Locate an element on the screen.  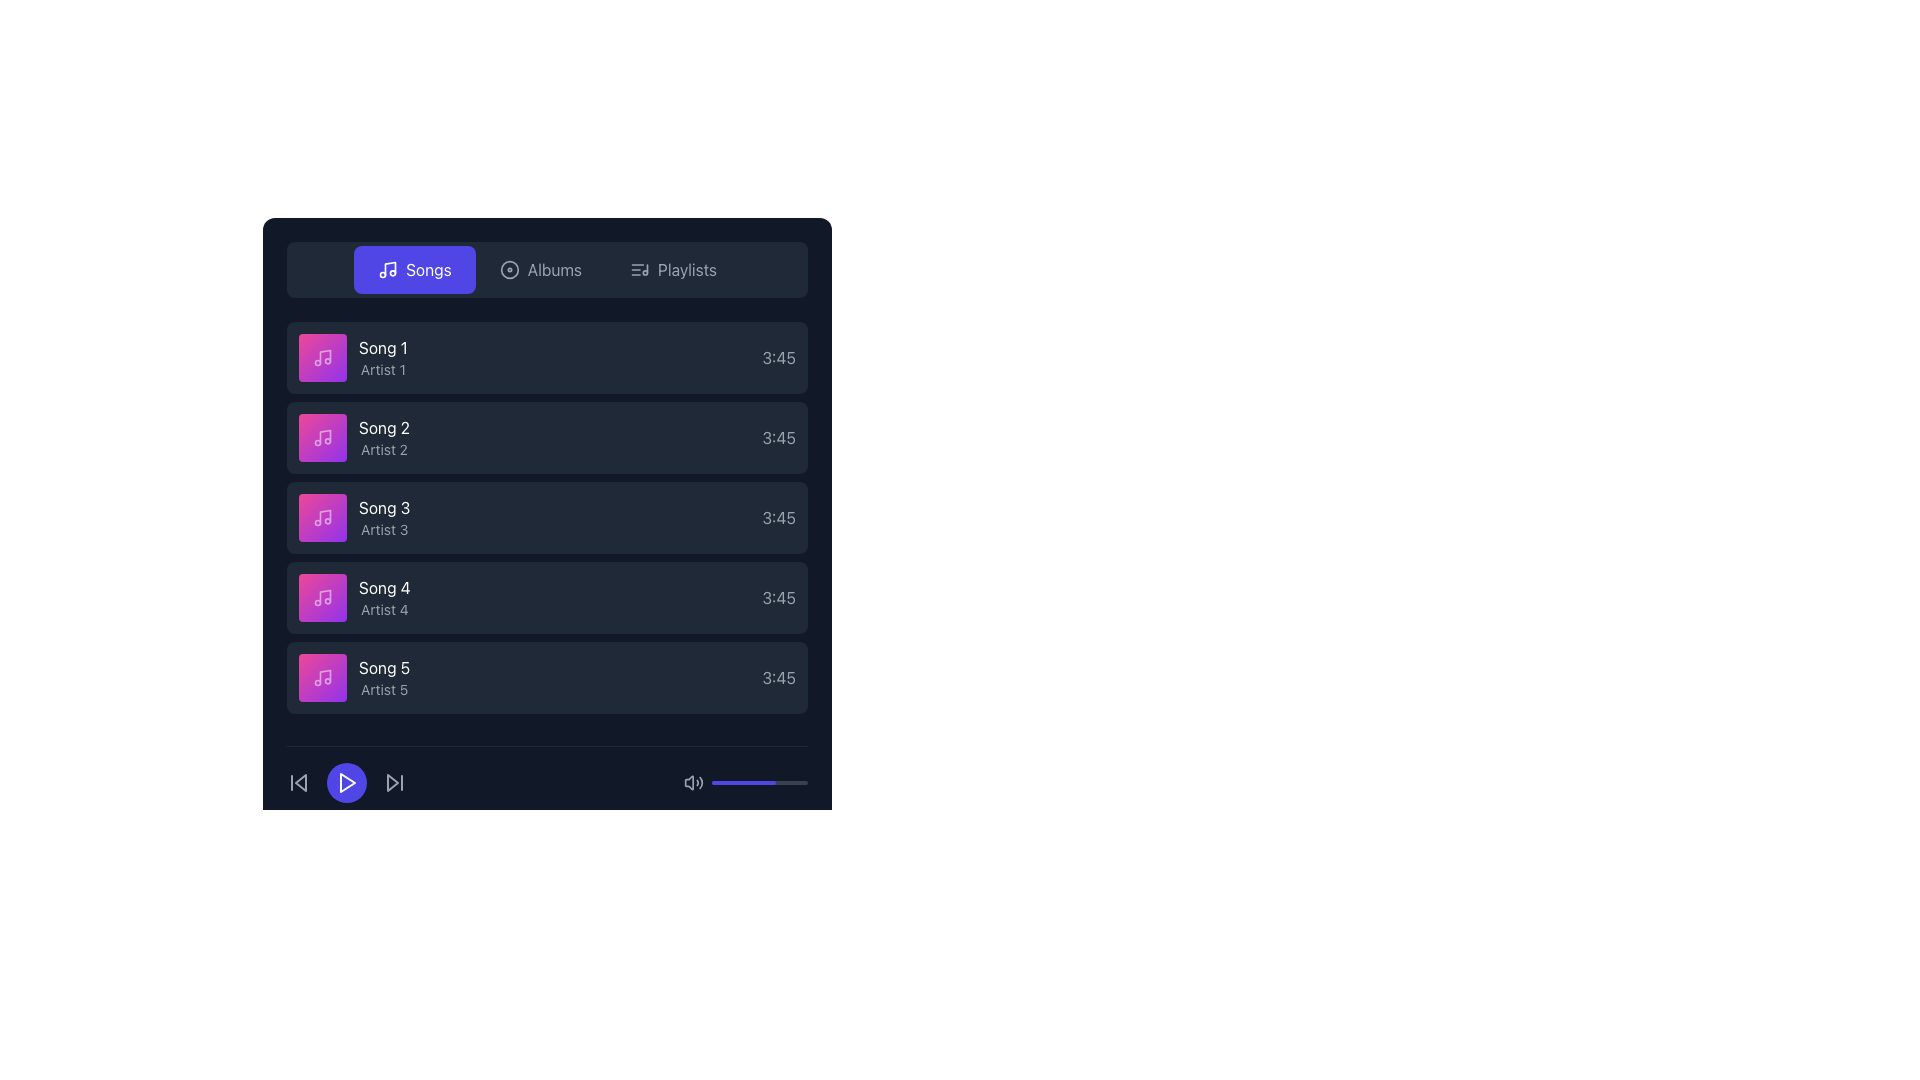
the static text displaying the duration of the second song in the playlist, located in the rightmost section of the second item in the vertical list of songs is located at coordinates (778, 437).